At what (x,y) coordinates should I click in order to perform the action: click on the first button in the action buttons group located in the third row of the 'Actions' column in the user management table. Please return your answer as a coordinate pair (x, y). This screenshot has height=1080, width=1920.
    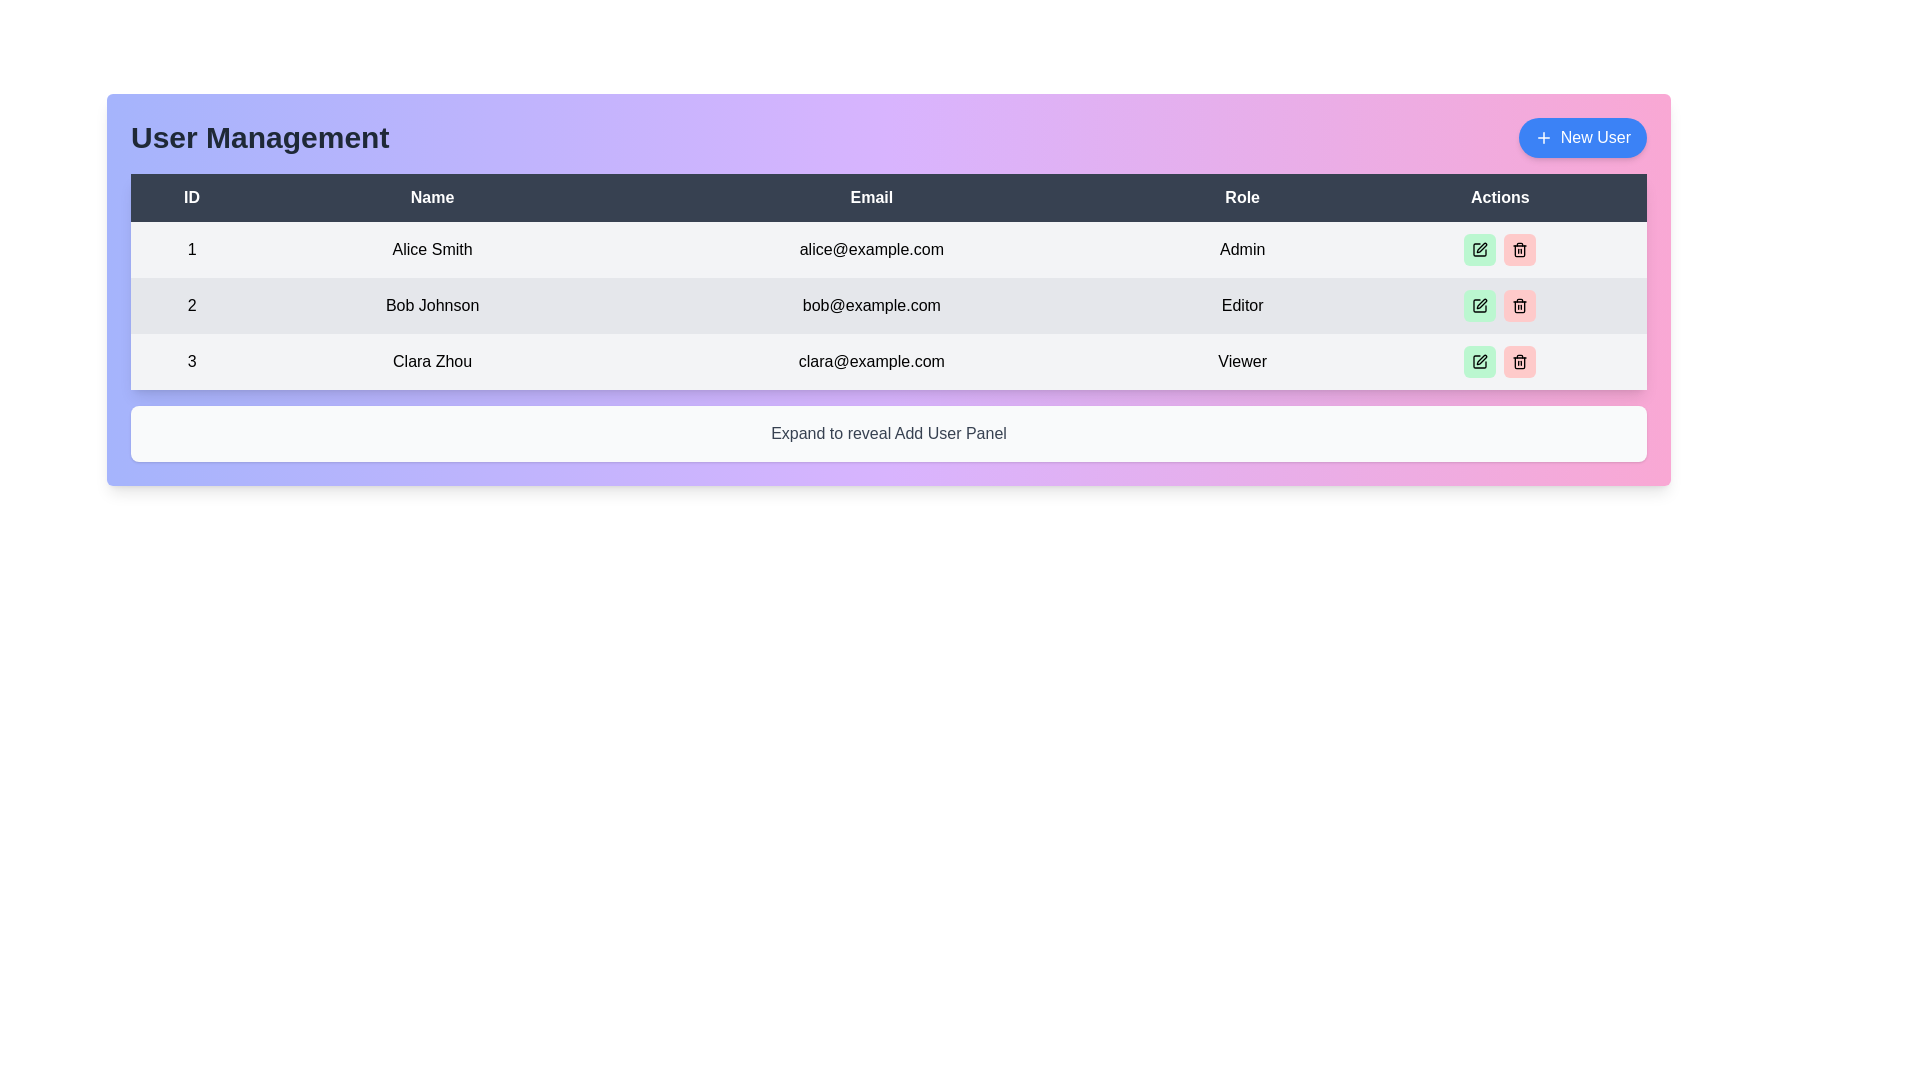
    Looking at the image, I should click on (1480, 362).